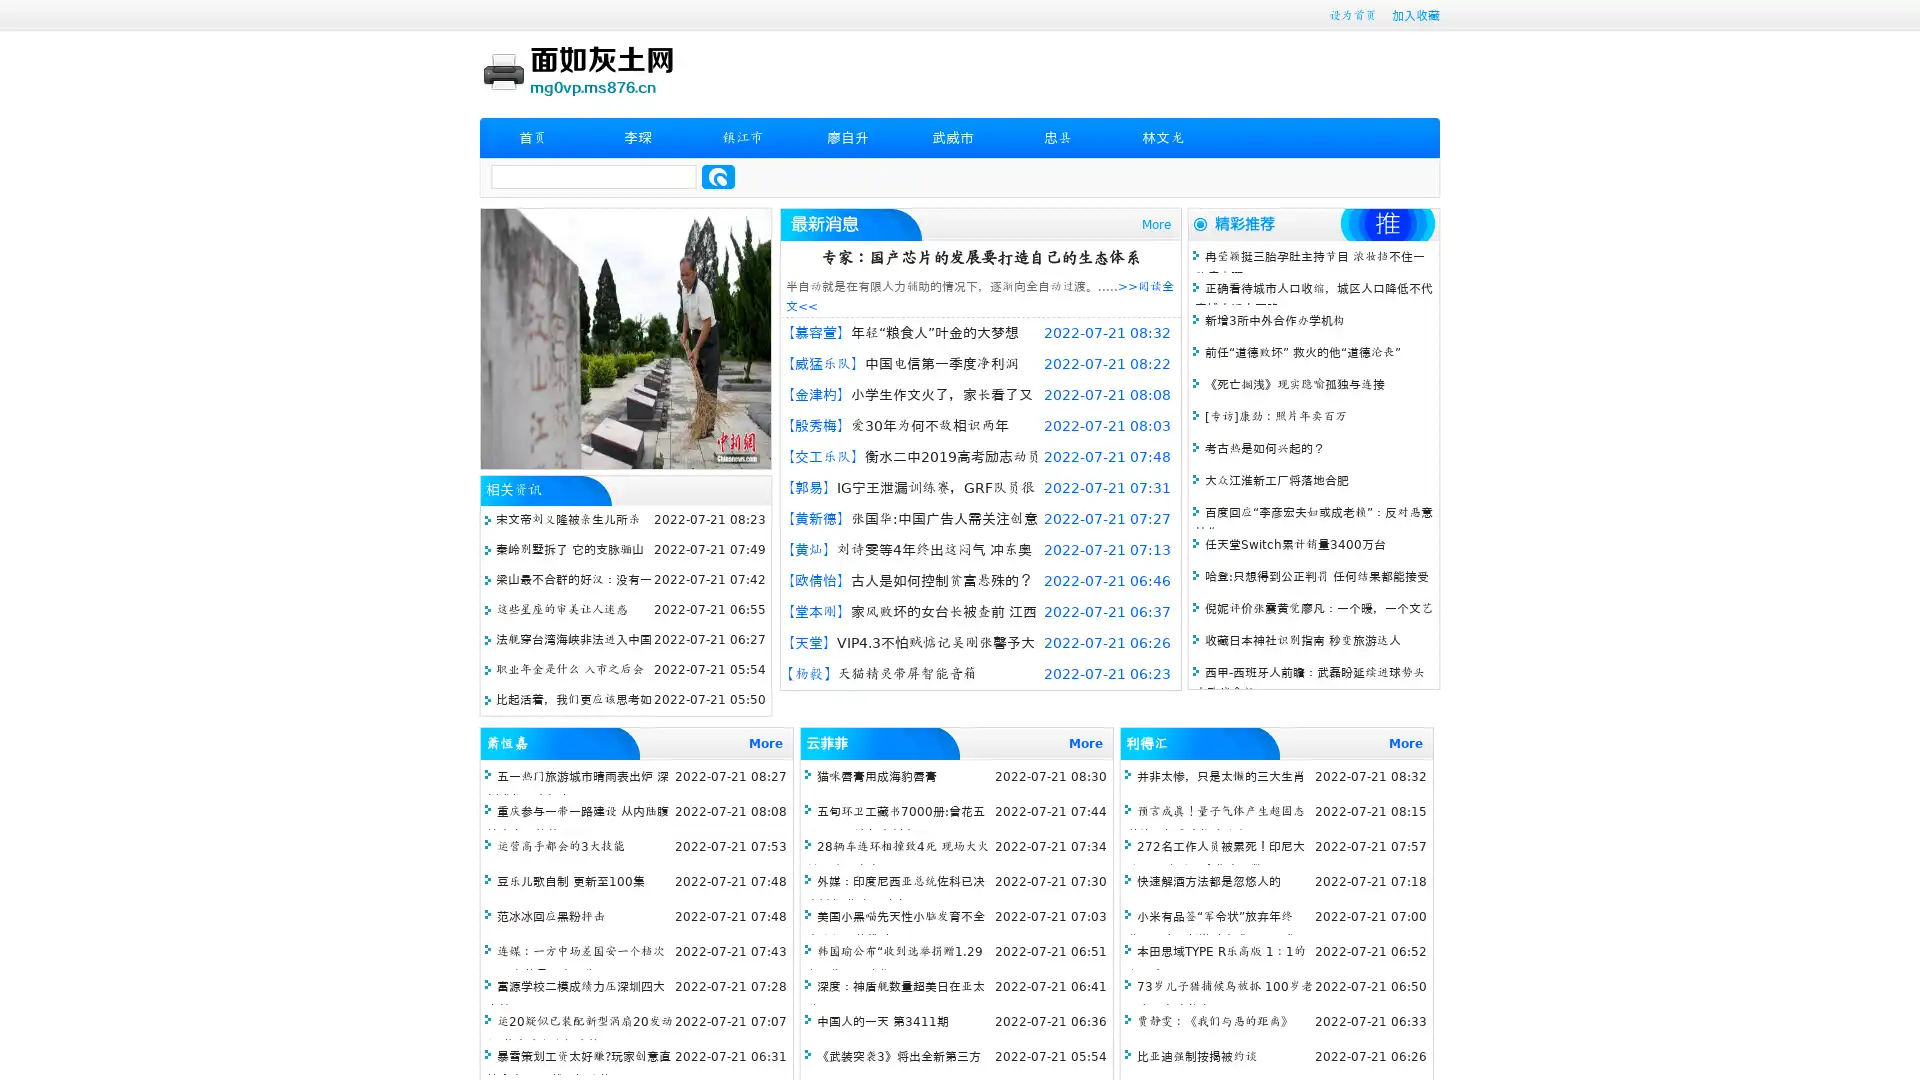 This screenshot has height=1080, width=1920. I want to click on Search, so click(718, 176).